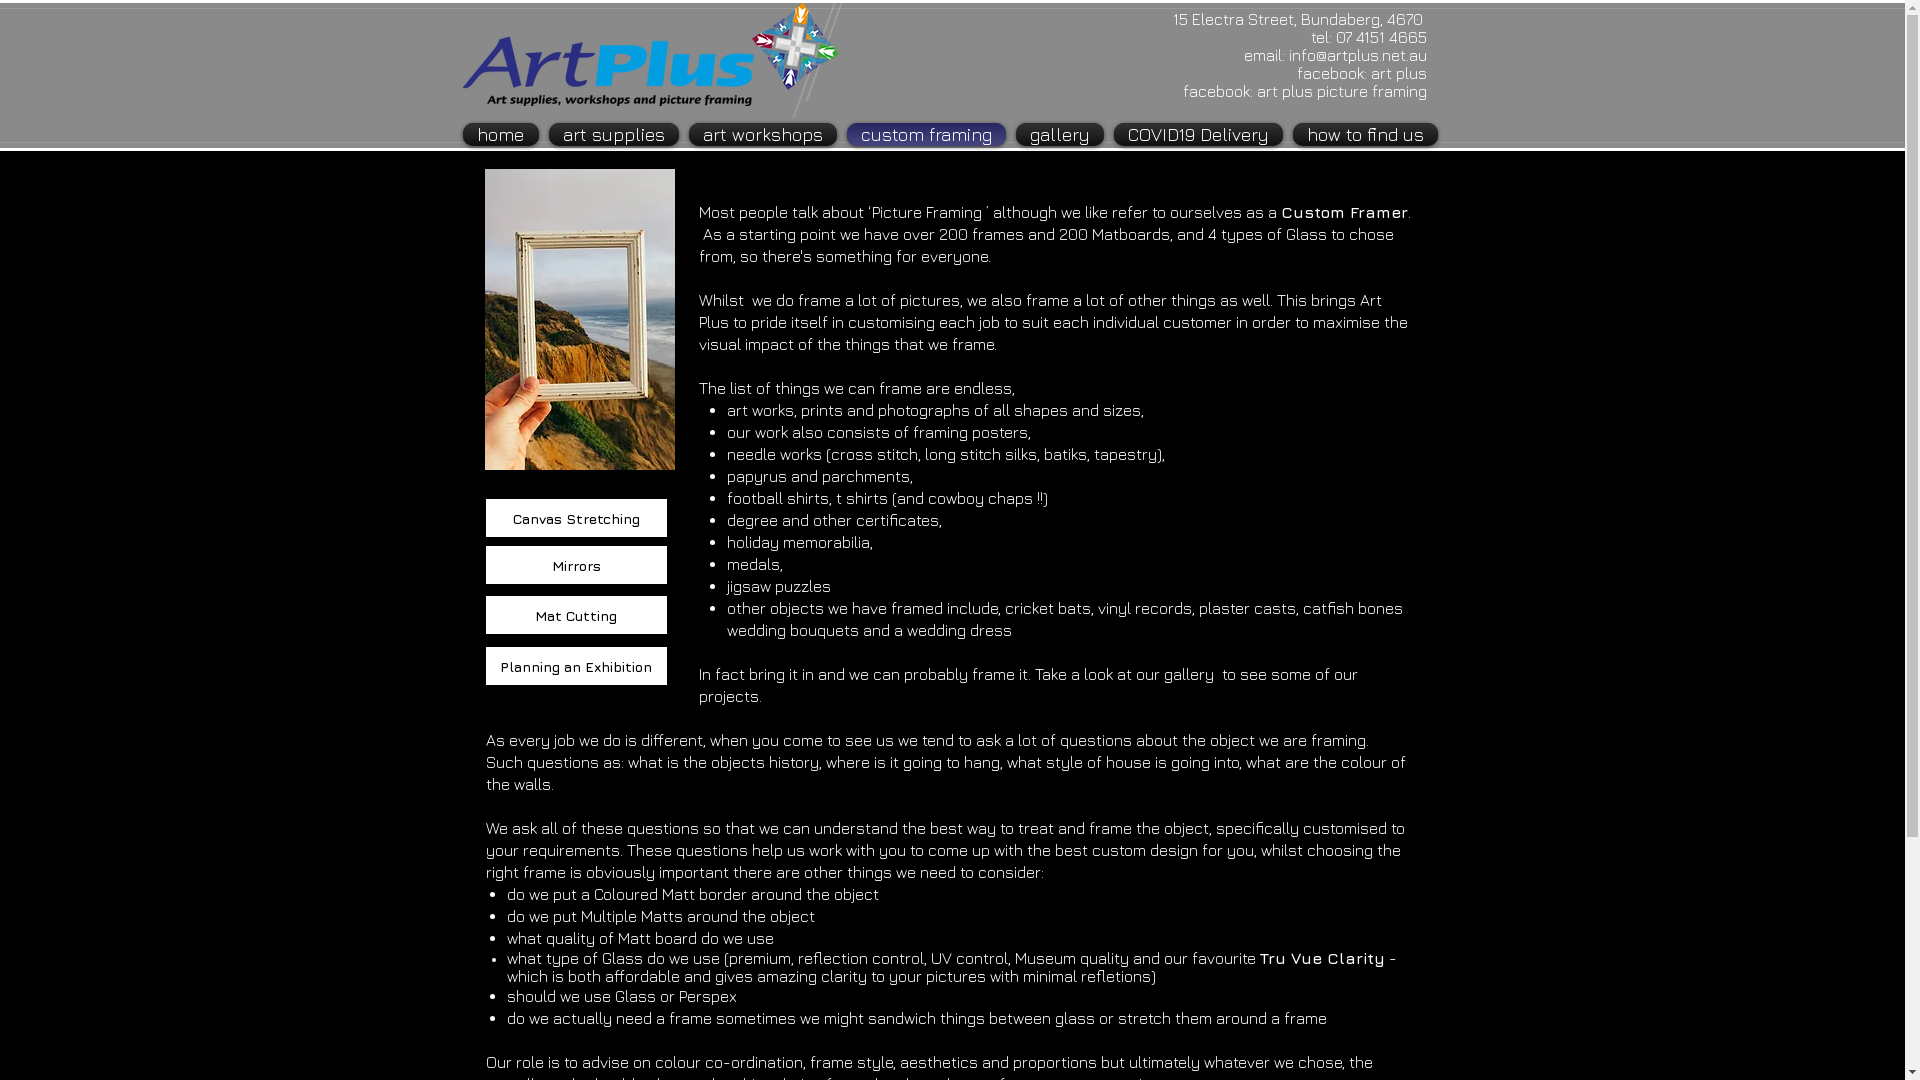 This screenshot has width=1920, height=1080. Describe the element at coordinates (574, 516) in the screenshot. I see `'Canvas Stretching'` at that location.